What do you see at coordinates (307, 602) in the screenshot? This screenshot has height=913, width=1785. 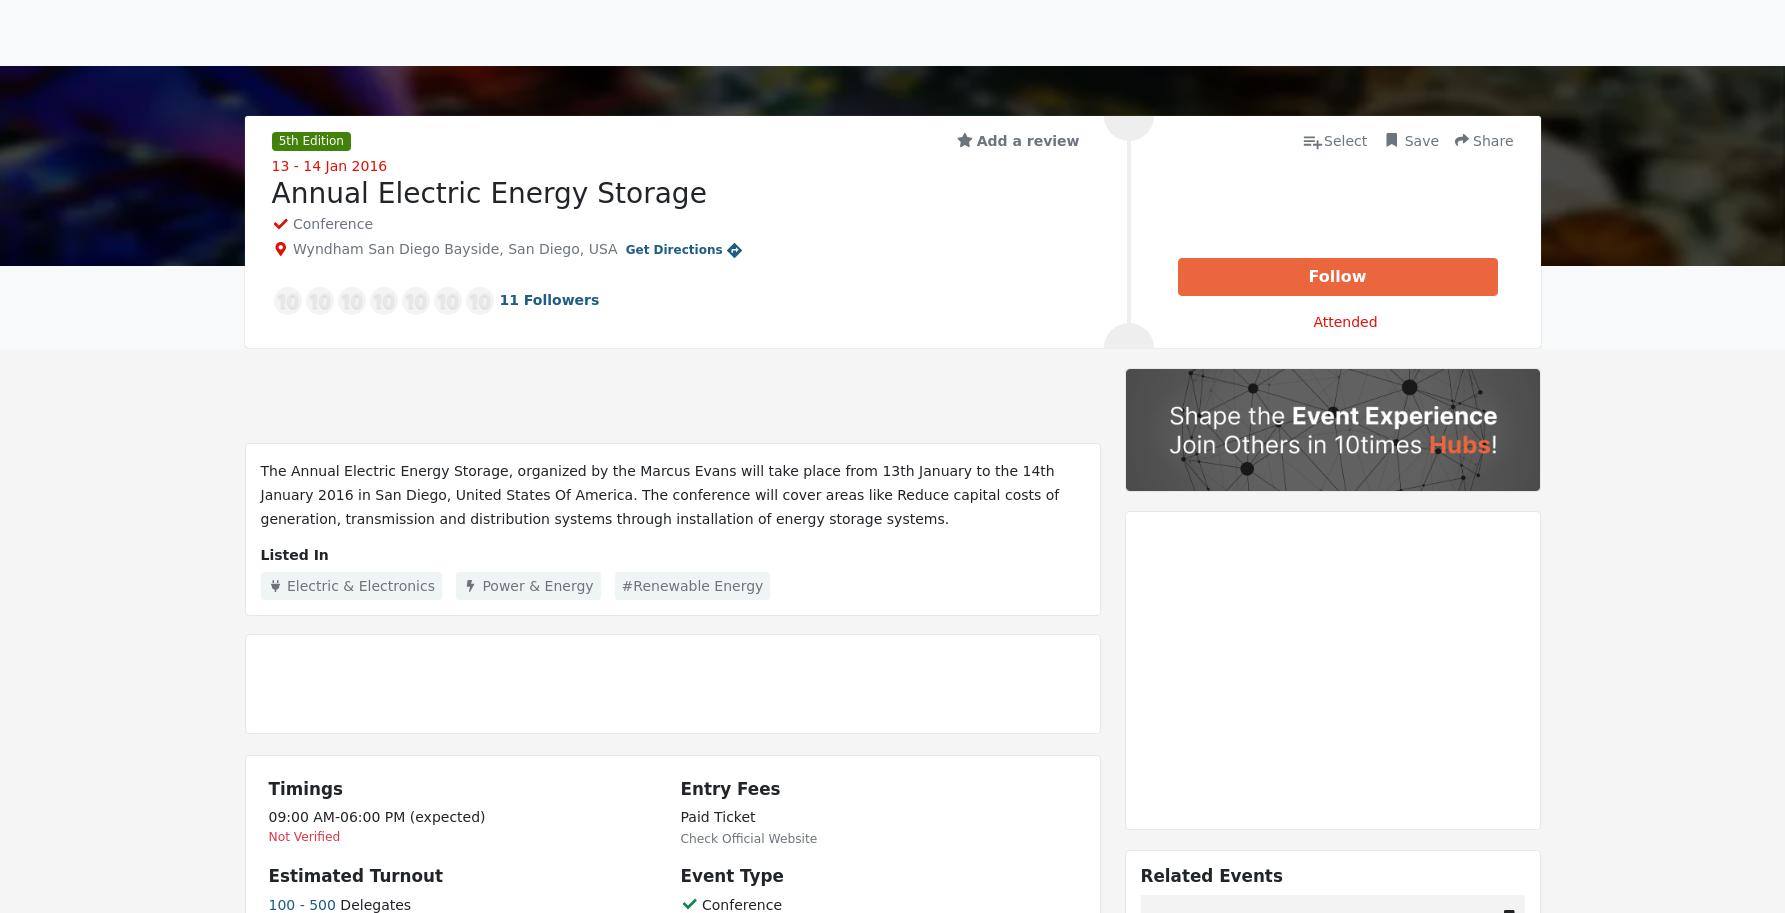 I see `'Helpful'` at bounding box center [307, 602].